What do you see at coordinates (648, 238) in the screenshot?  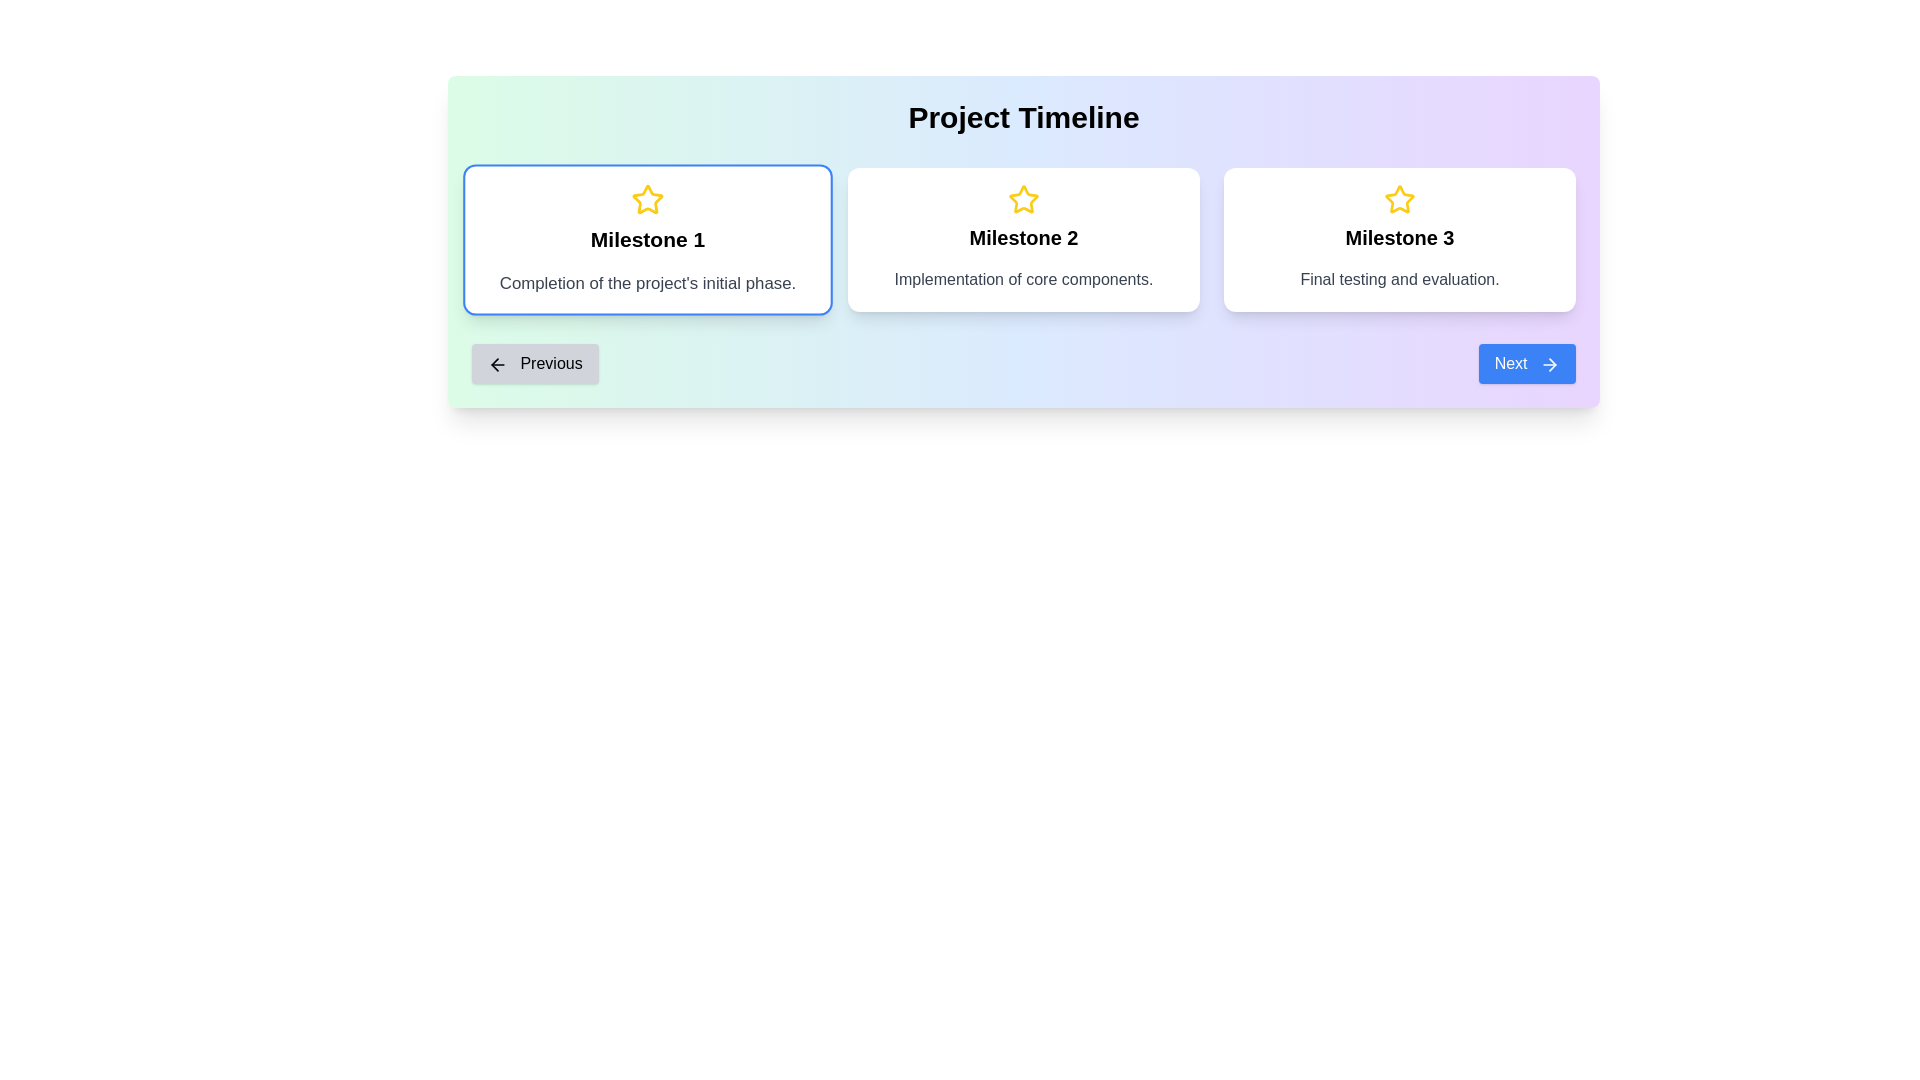 I see `the static text label displaying 'Milestone 1' which is centered within the leftmost card of three cards, located beneath the 'Project Timeline' heading` at bounding box center [648, 238].